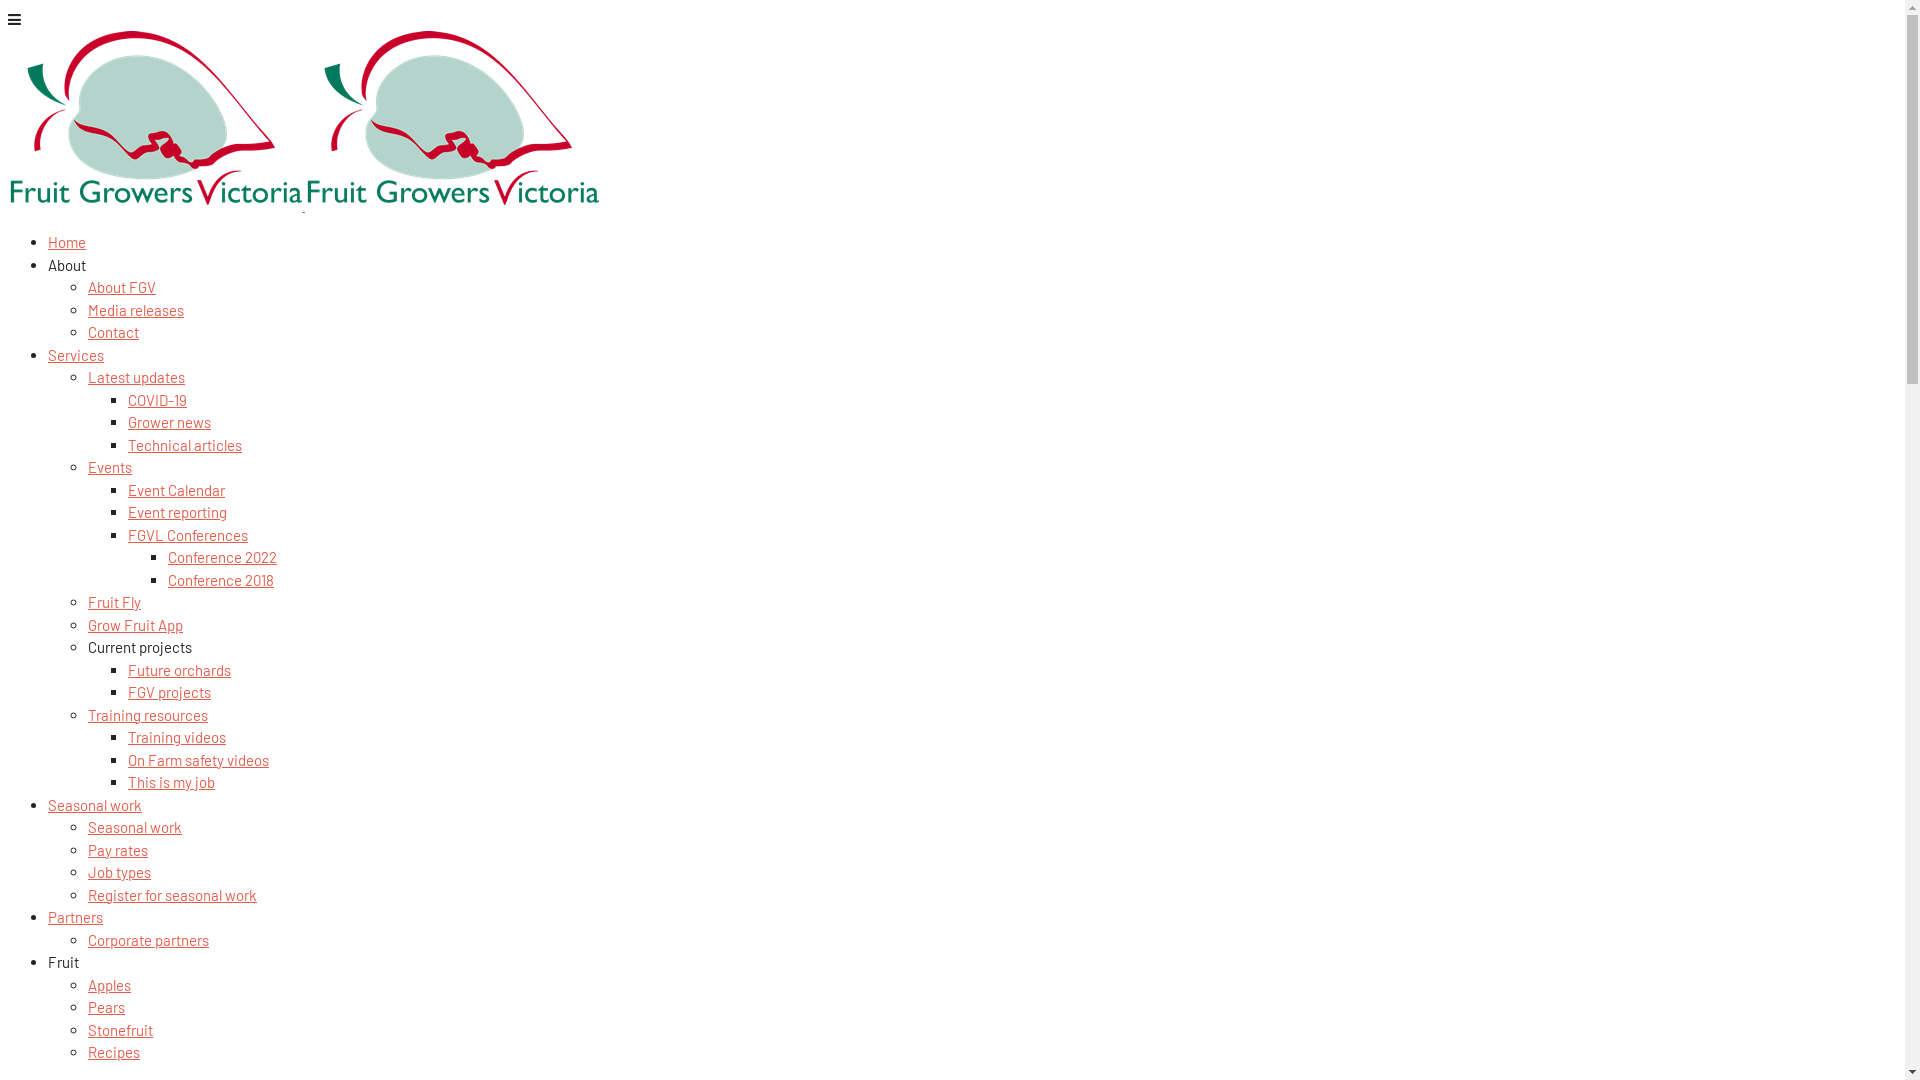  I want to click on 'Home', so click(67, 241).